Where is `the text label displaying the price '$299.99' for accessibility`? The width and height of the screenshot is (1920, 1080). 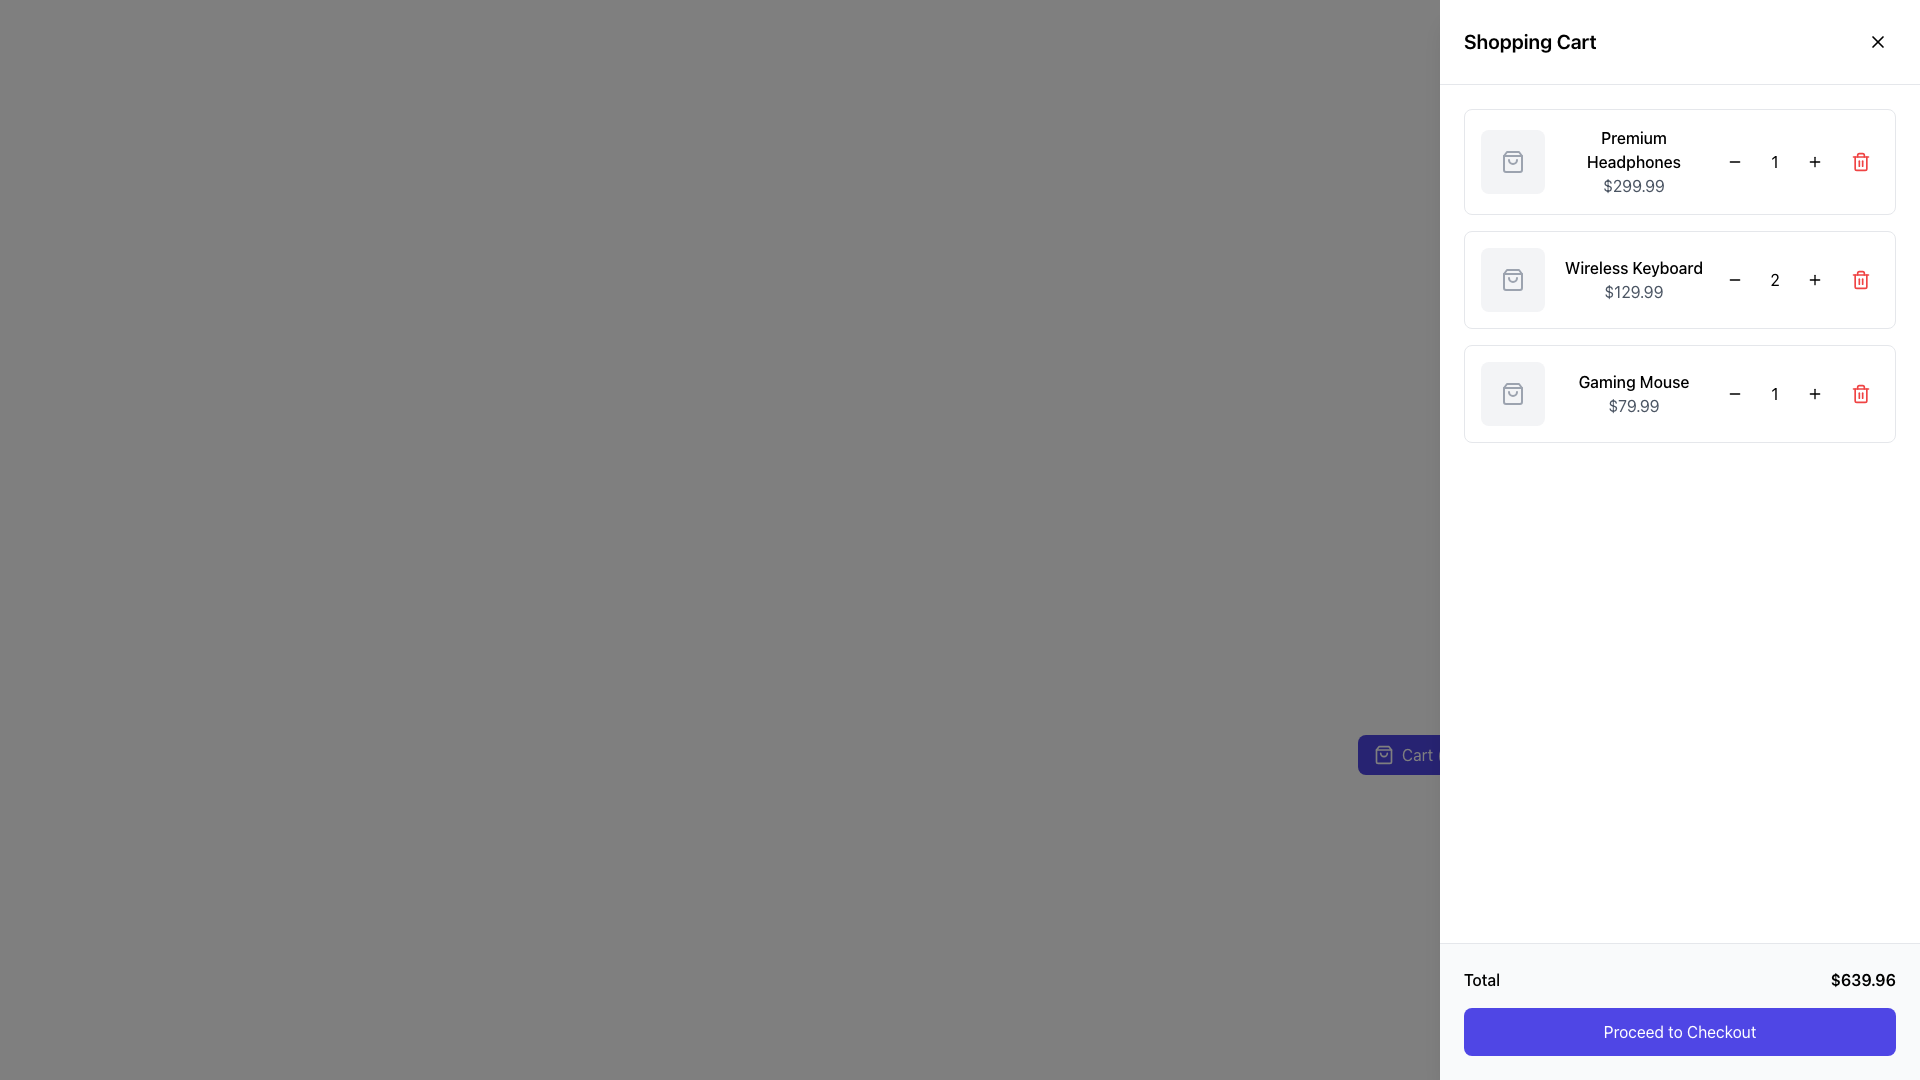
the text label displaying the price '$299.99' for accessibility is located at coordinates (1633, 185).